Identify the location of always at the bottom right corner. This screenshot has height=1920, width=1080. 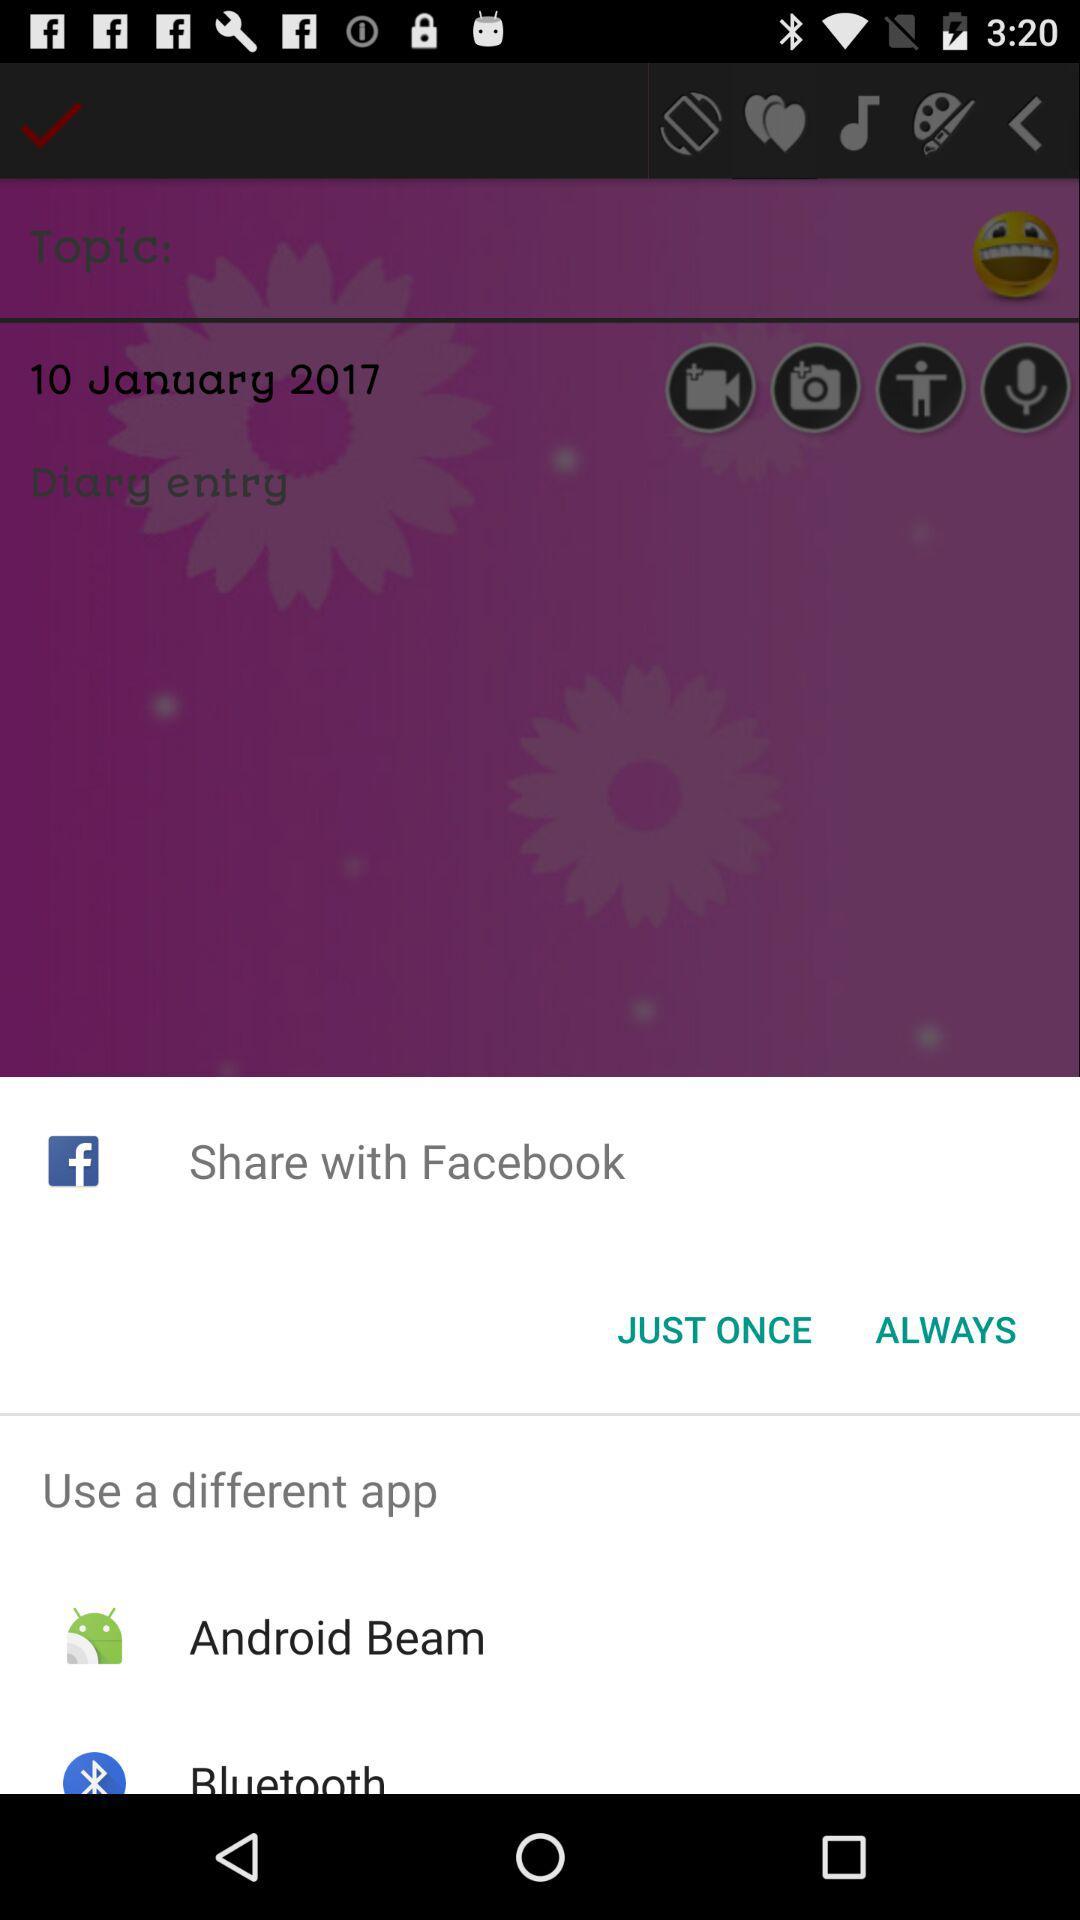
(945, 1329).